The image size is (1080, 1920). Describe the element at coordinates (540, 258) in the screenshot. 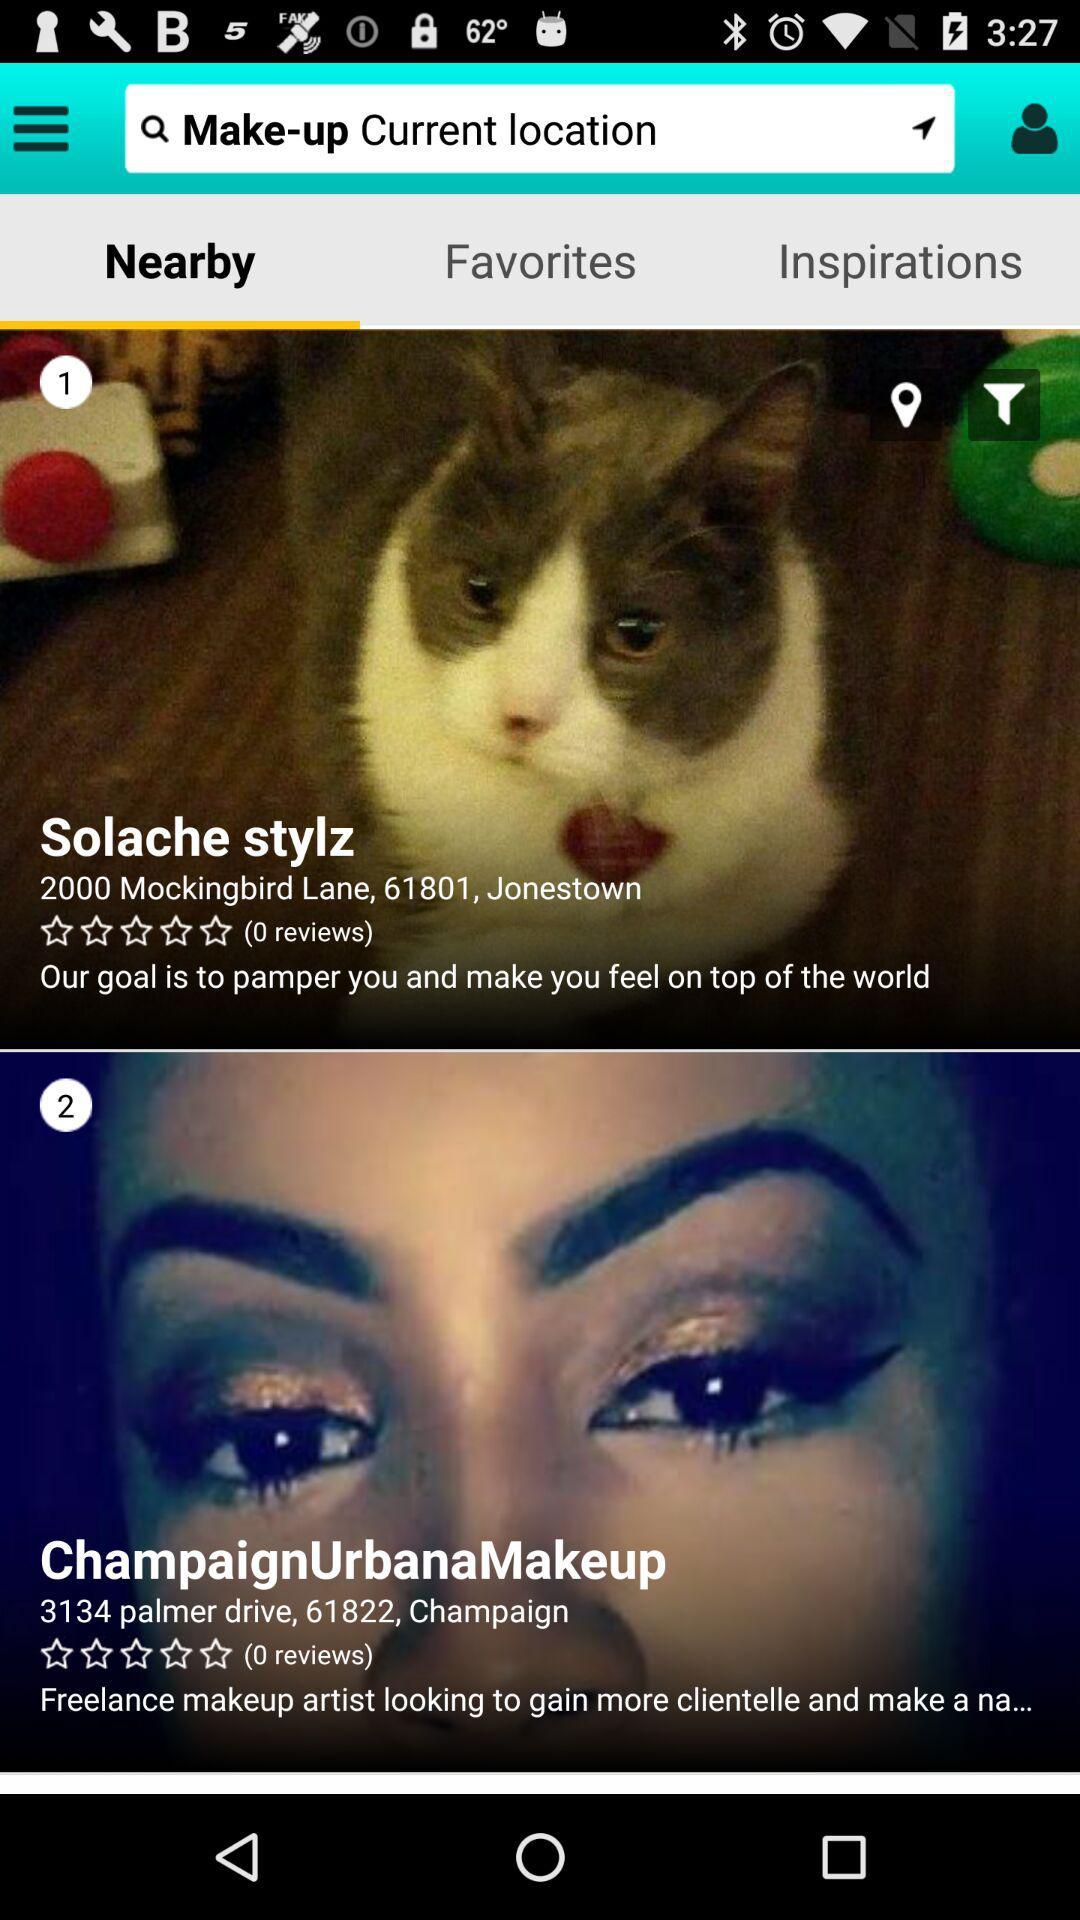

I see `favorites item` at that location.